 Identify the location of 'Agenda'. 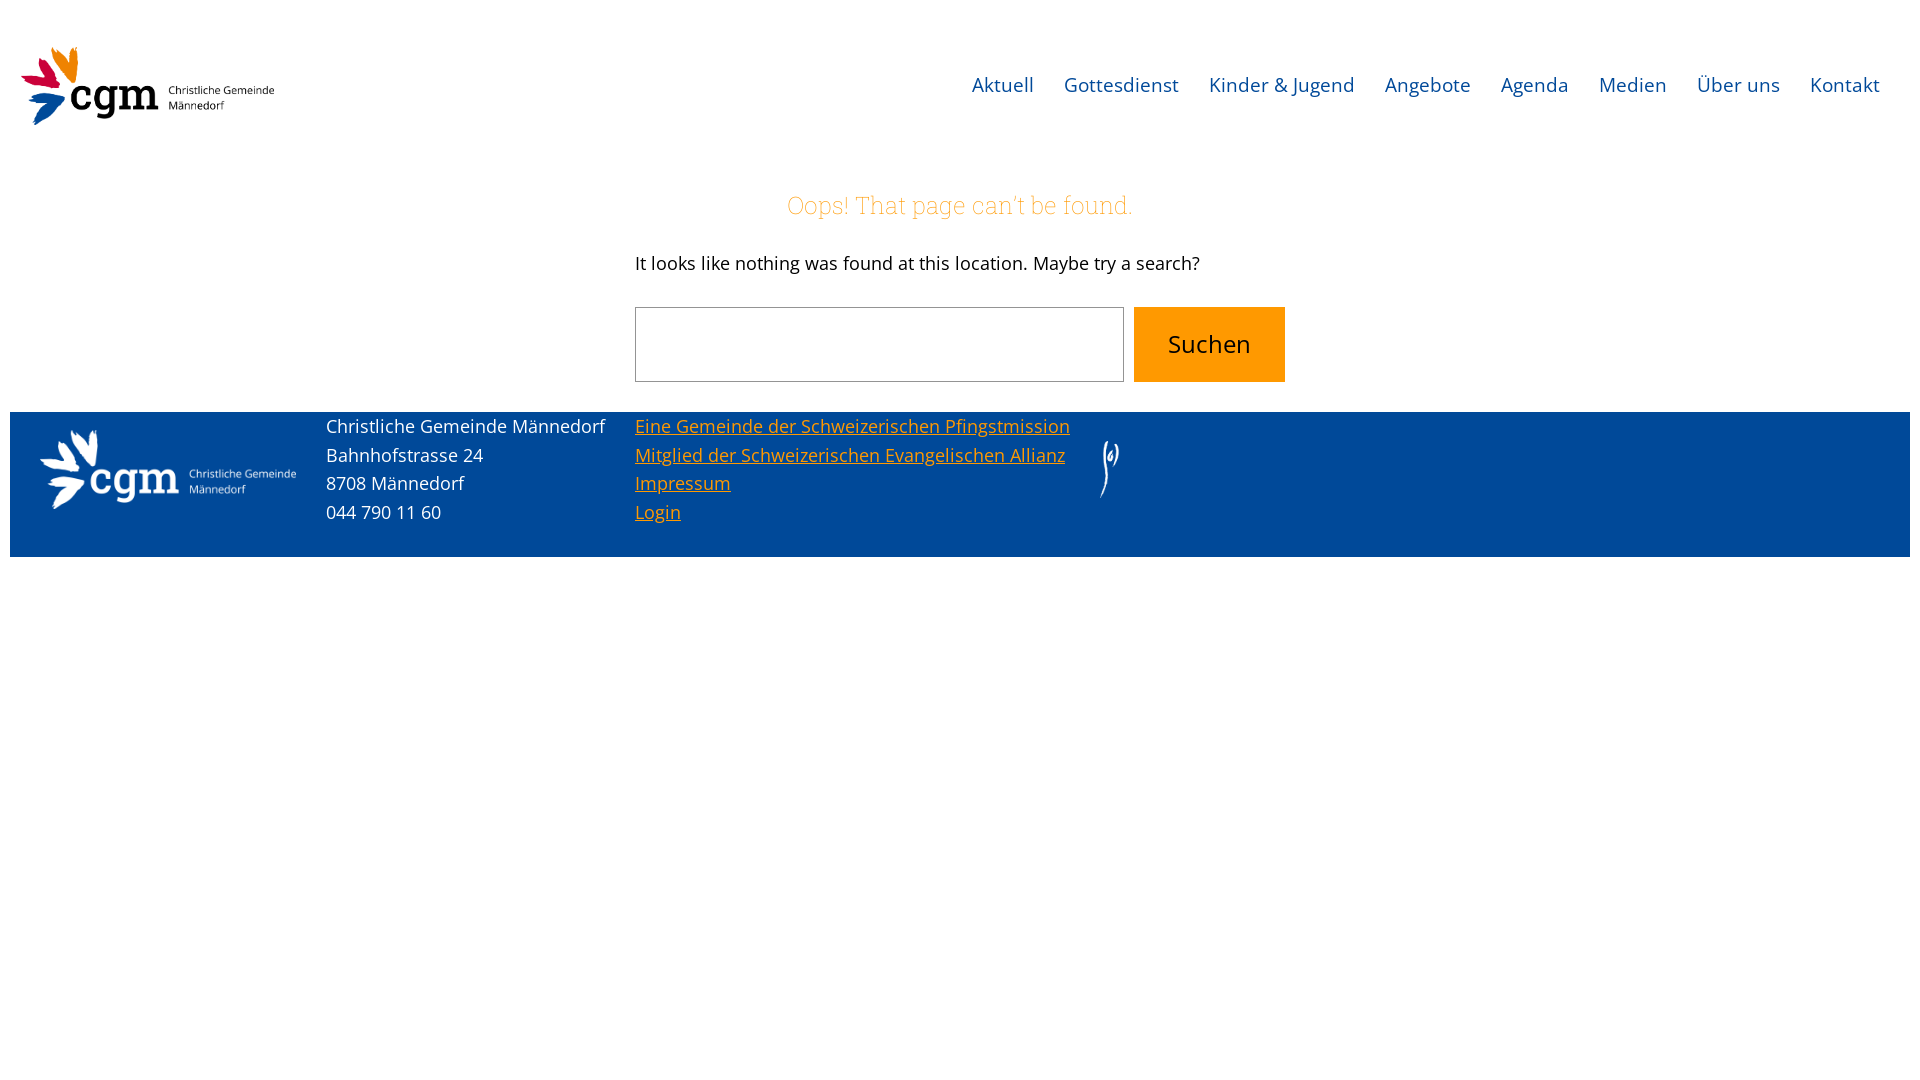
(1534, 84).